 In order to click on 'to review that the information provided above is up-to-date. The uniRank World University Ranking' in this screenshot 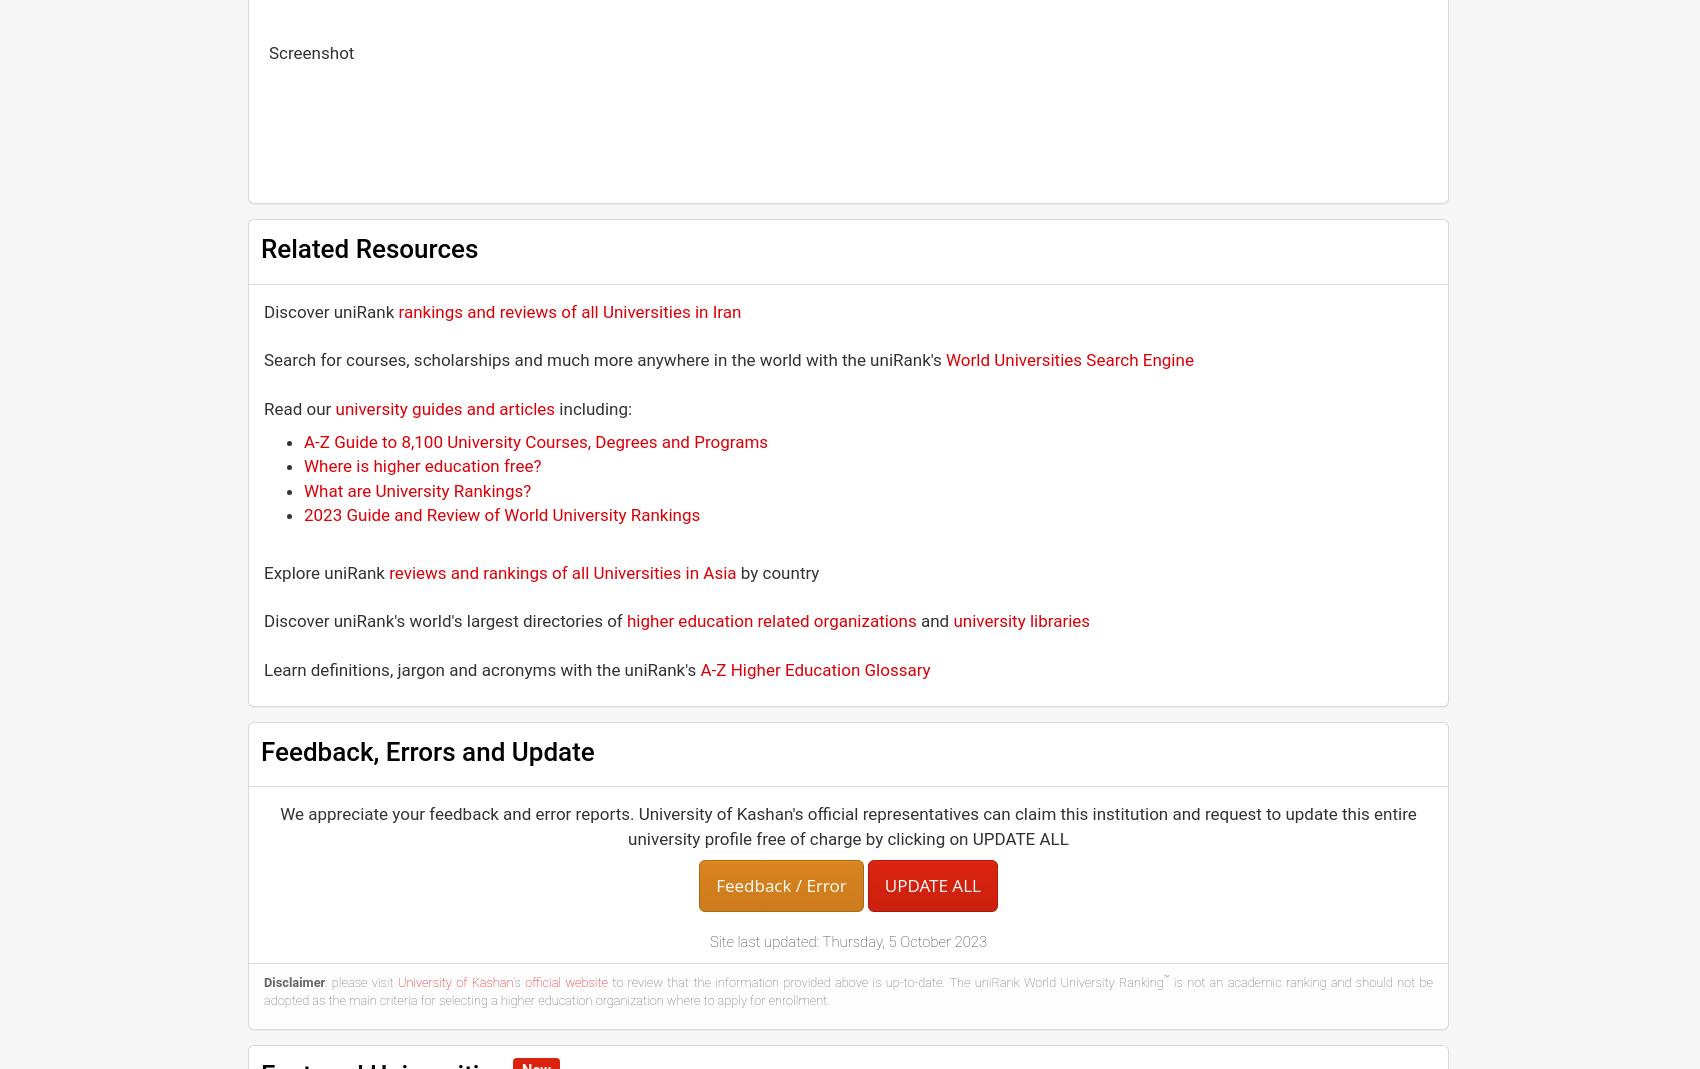, I will do `click(885, 981)`.